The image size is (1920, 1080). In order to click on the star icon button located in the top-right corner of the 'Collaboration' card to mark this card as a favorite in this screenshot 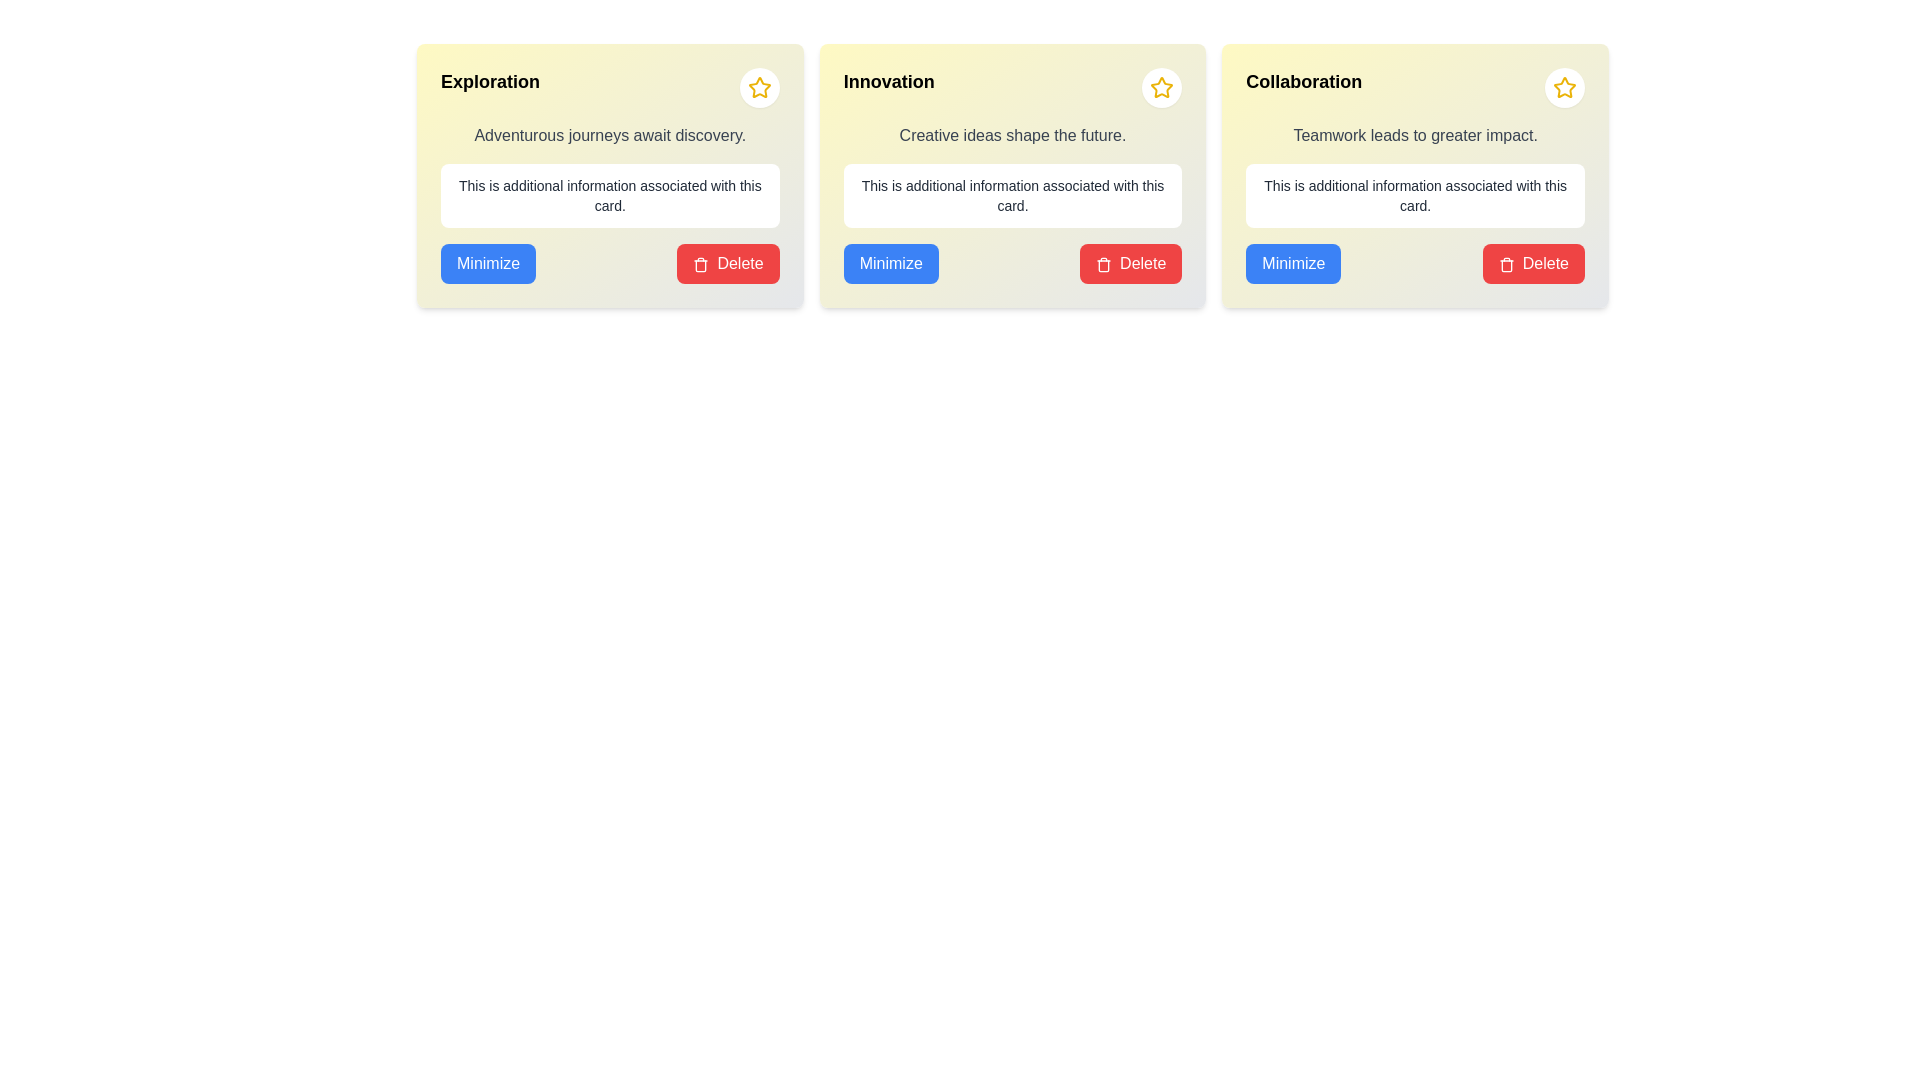, I will do `click(1563, 87)`.